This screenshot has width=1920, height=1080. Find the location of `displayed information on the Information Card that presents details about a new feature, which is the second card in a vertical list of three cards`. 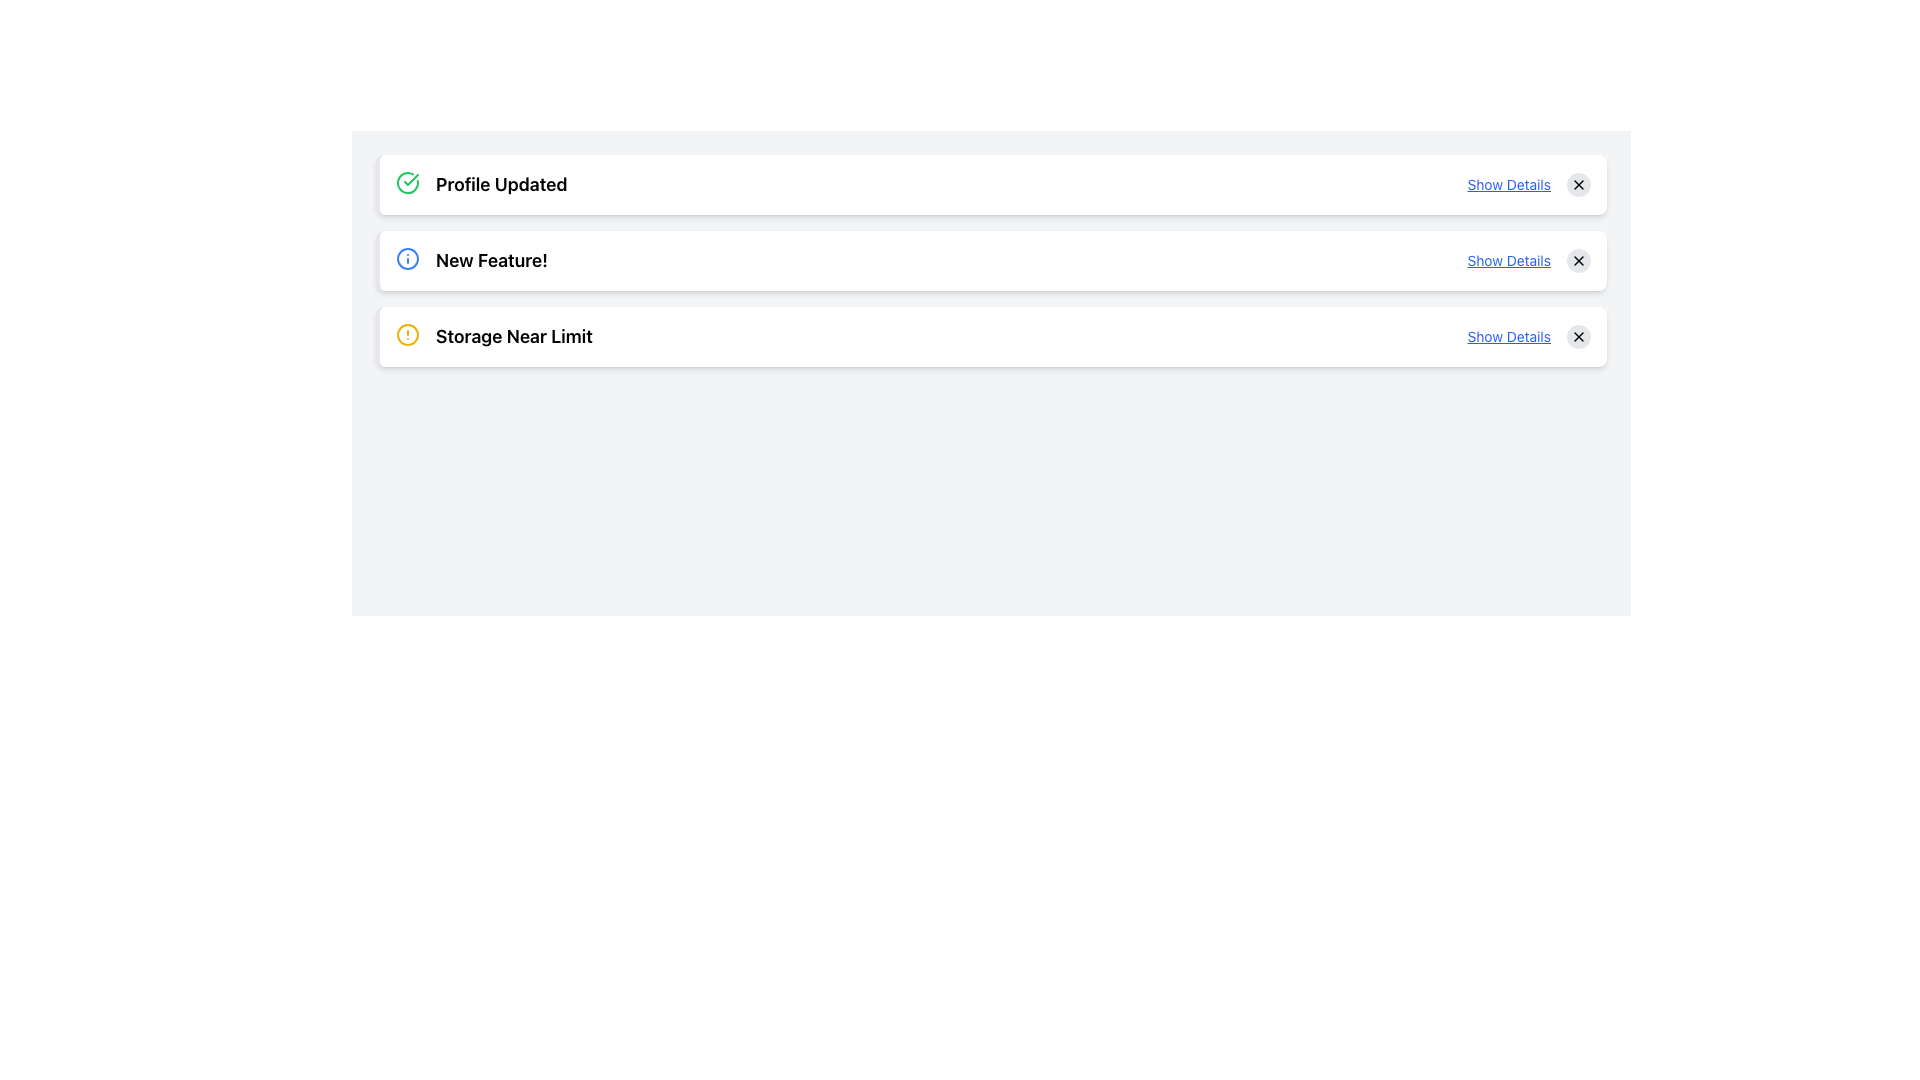

displayed information on the Information Card that presents details about a new feature, which is the second card in a vertical list of three cards is located at coordinates (991, 260).